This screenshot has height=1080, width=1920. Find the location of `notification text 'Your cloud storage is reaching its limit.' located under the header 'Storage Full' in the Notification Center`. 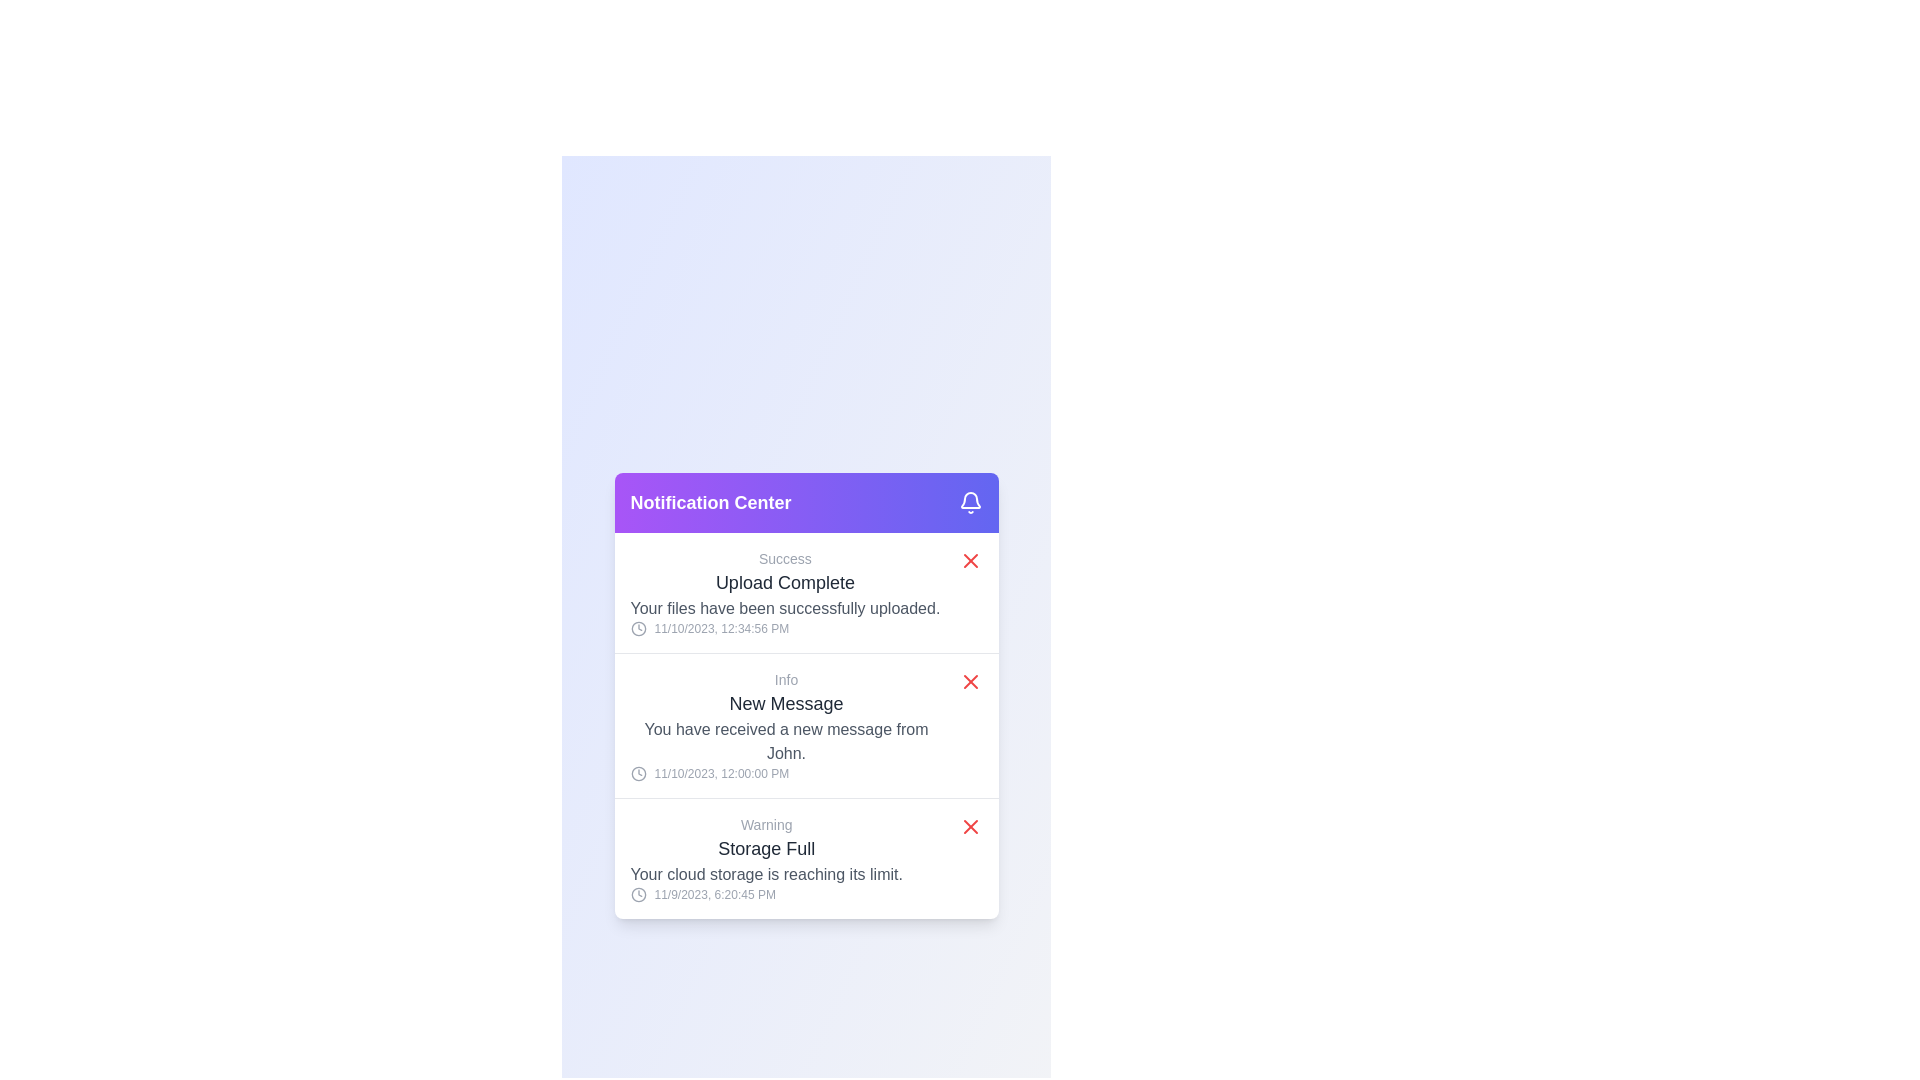

notification text 'Your cloud storage is reaching its limit.' located under the header 'Storage Full' in the Notification Center is located at coordinates (765, 874).